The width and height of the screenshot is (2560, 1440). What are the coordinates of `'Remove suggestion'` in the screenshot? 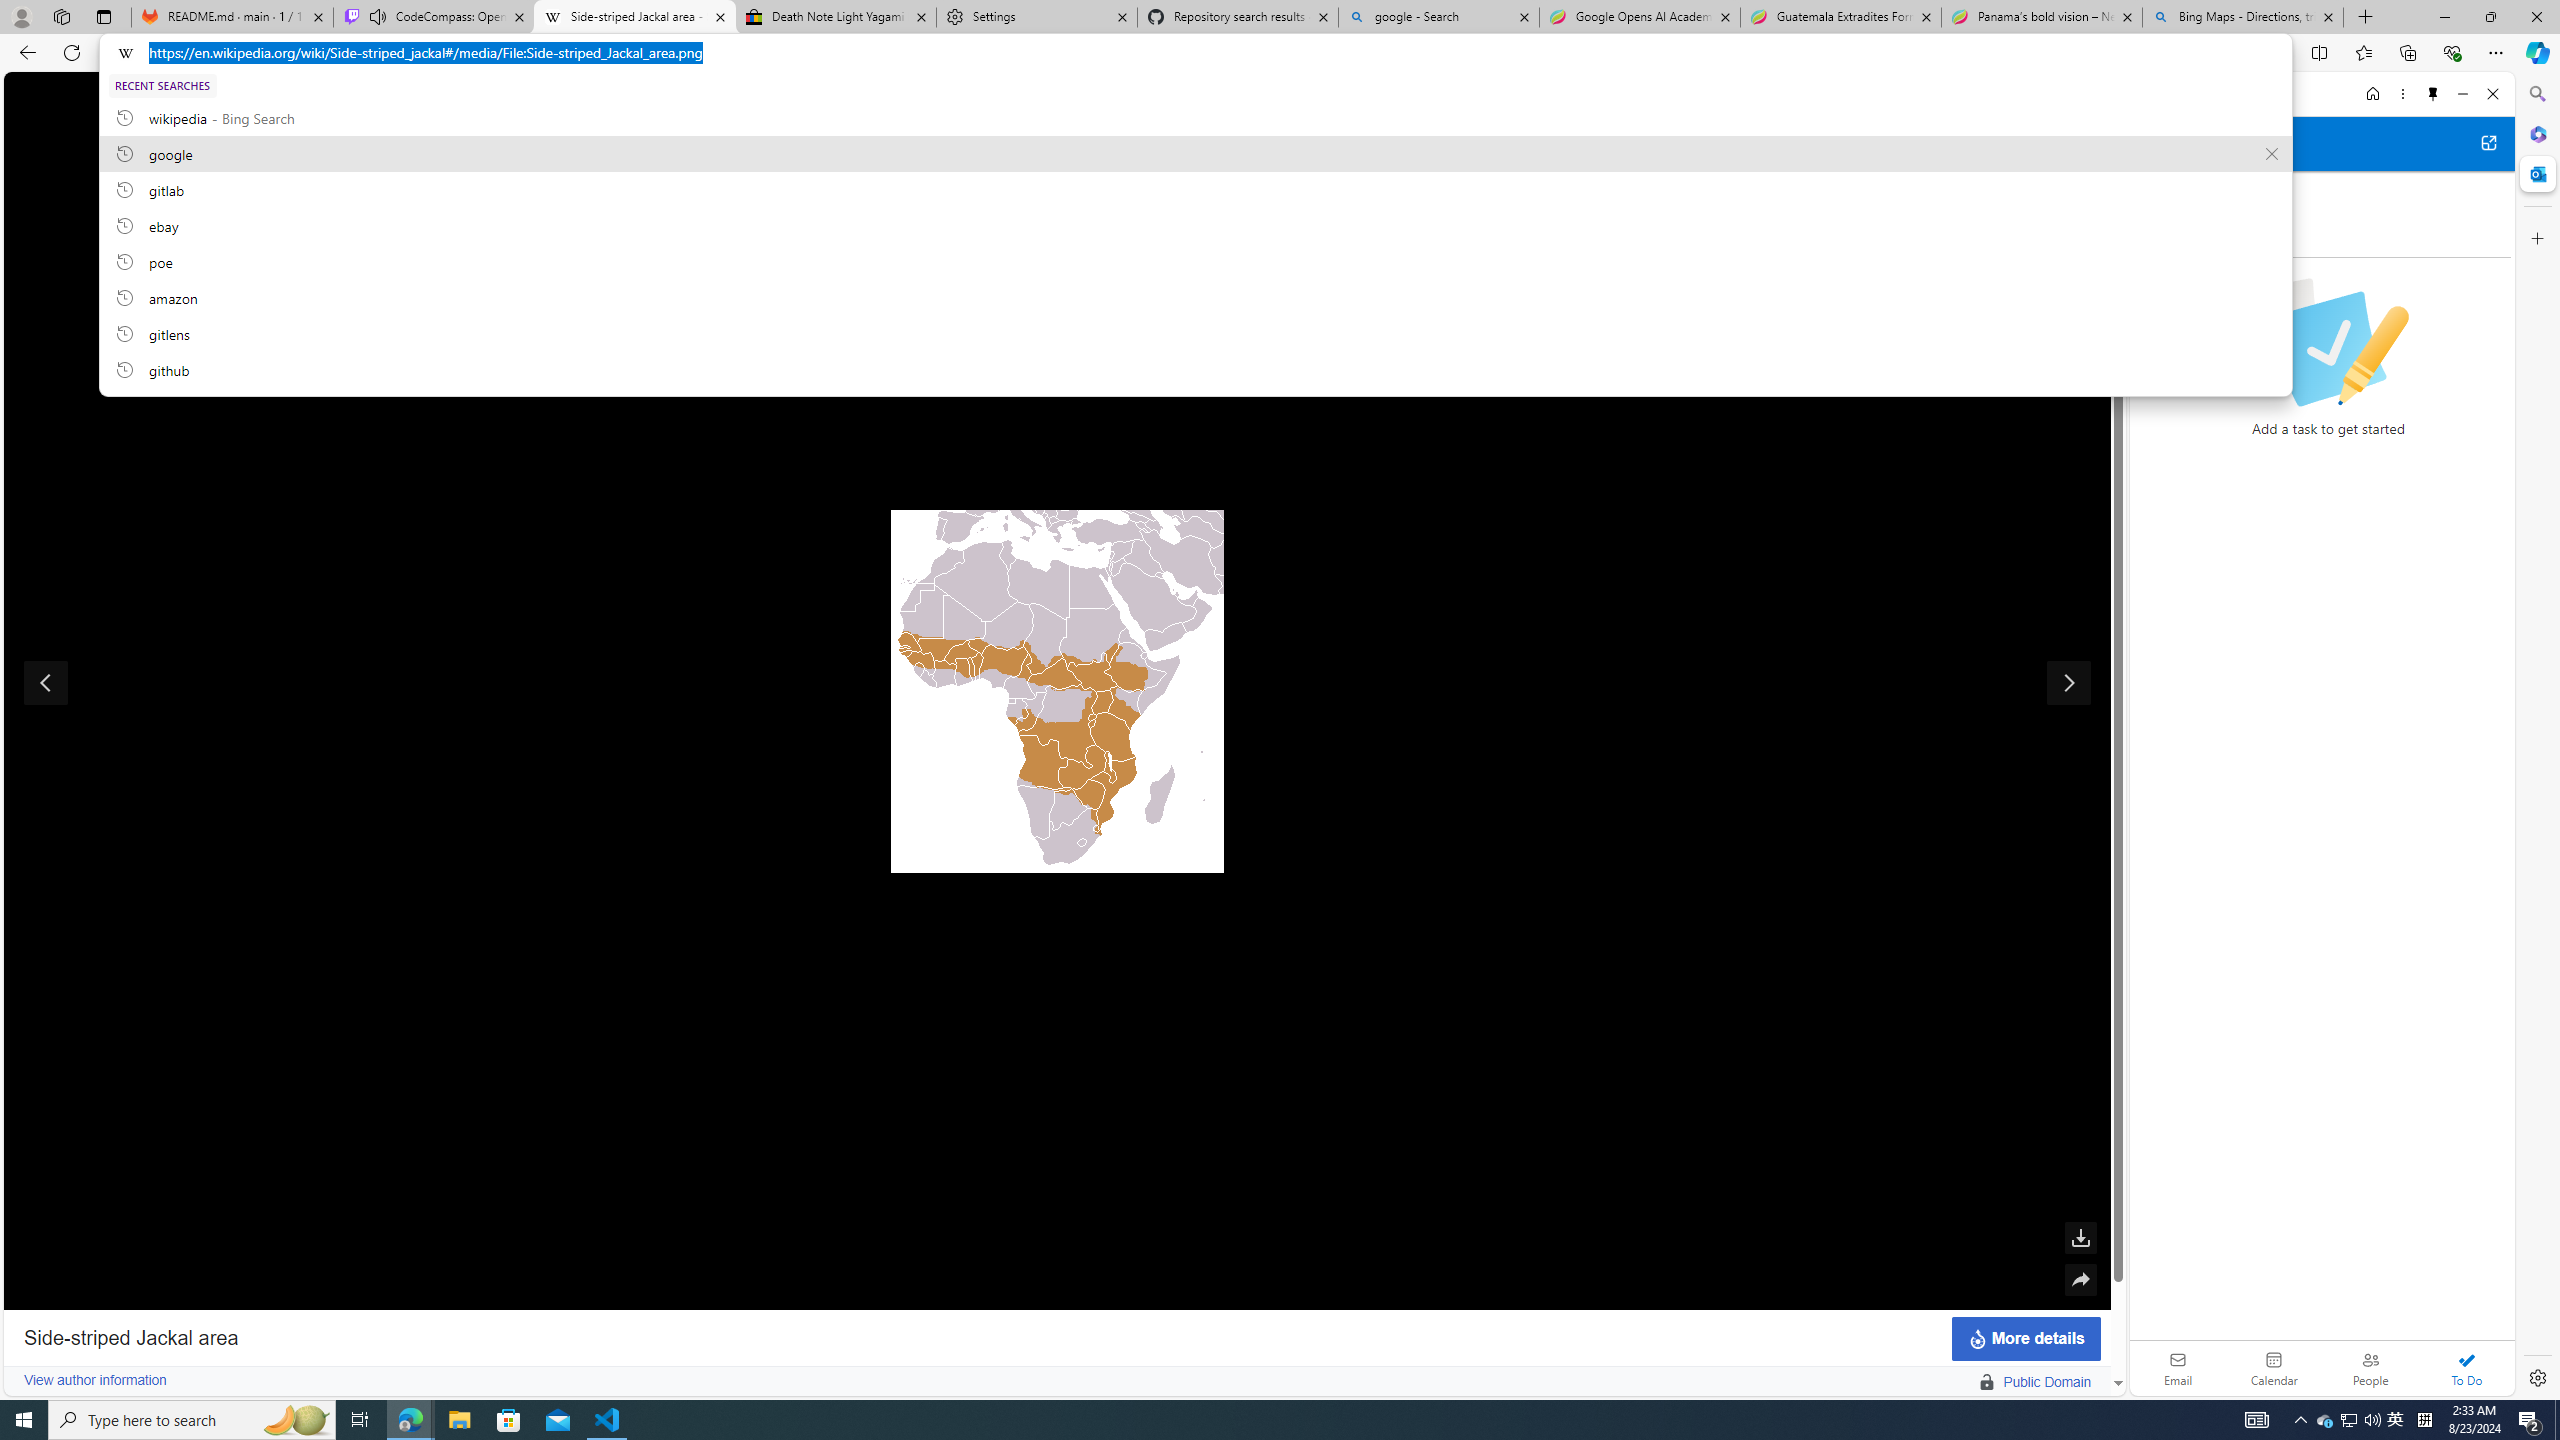 It's located at (2271, 153).